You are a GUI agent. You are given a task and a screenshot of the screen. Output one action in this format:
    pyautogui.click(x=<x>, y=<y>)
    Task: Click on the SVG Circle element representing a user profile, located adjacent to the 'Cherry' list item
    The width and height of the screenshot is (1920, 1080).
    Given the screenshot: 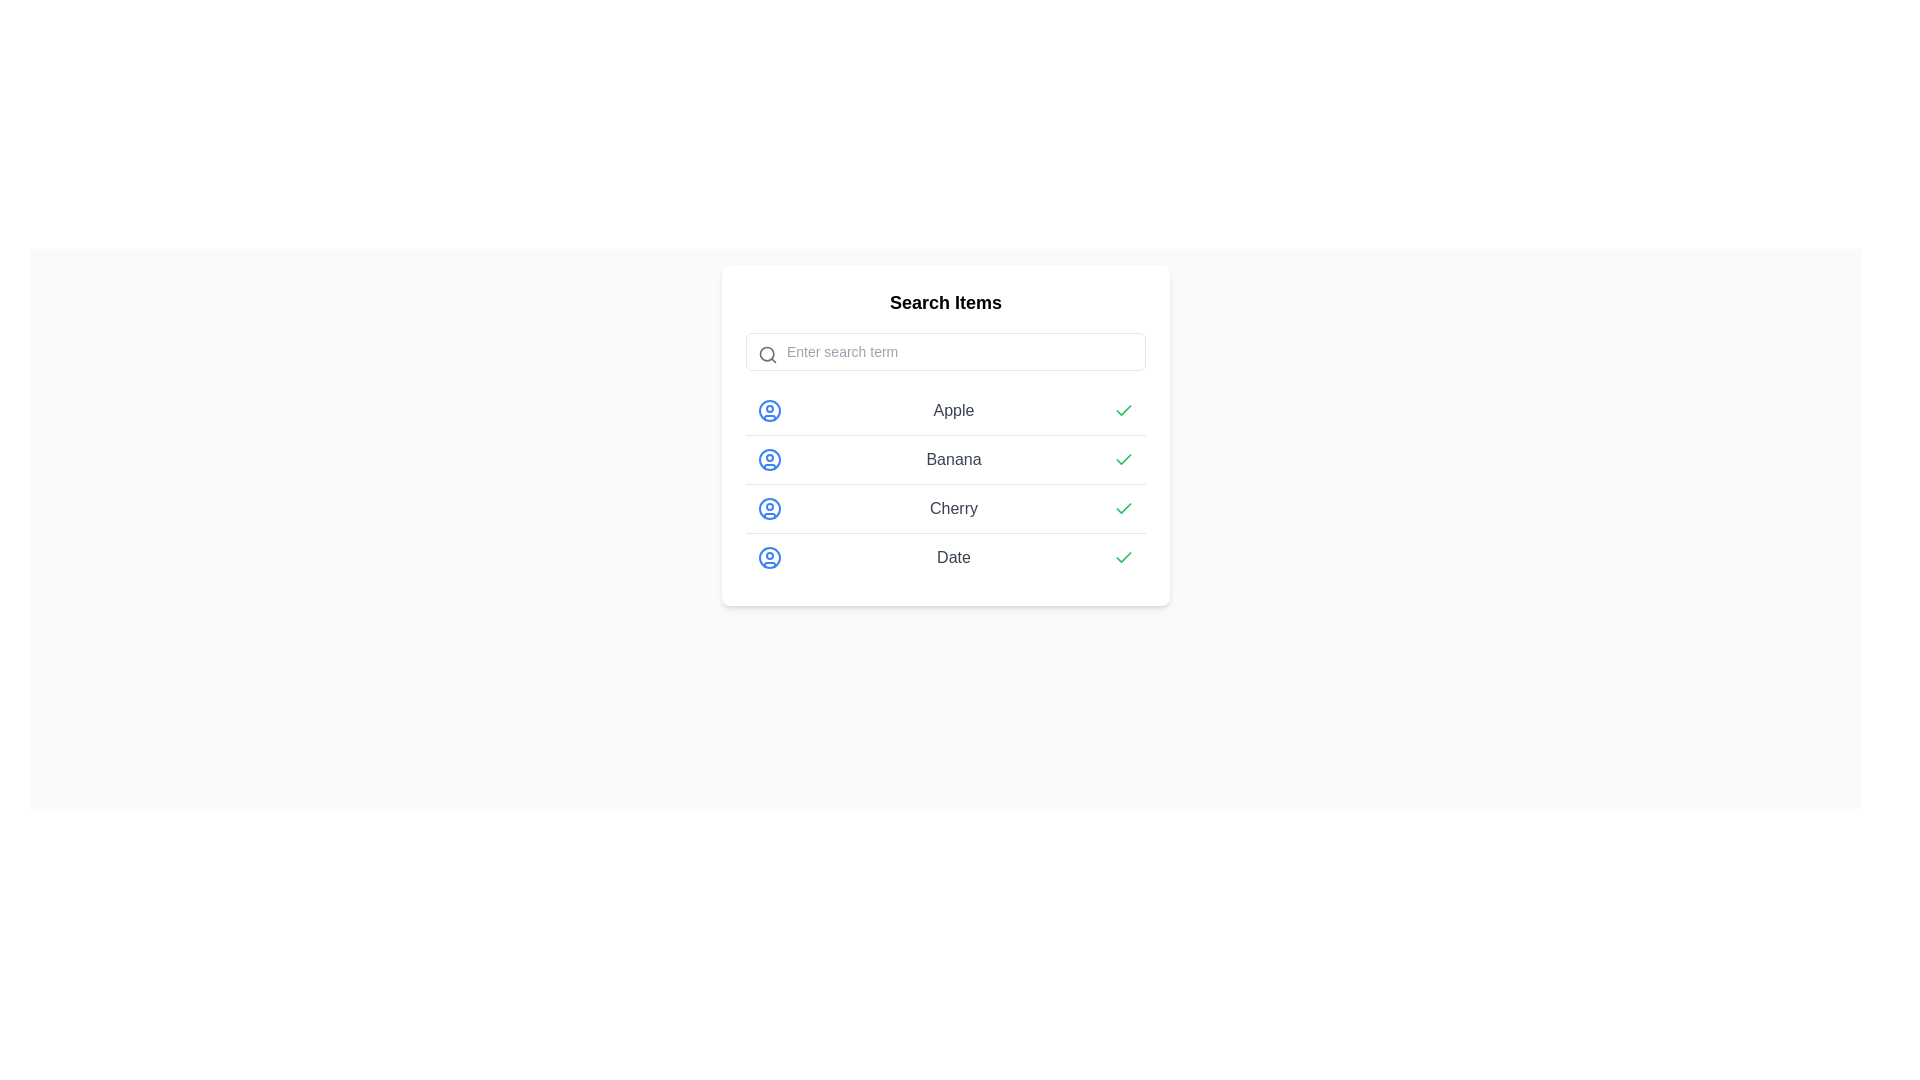 What is the action you would take?
    pyautogui.click(x=768, y=508)
    